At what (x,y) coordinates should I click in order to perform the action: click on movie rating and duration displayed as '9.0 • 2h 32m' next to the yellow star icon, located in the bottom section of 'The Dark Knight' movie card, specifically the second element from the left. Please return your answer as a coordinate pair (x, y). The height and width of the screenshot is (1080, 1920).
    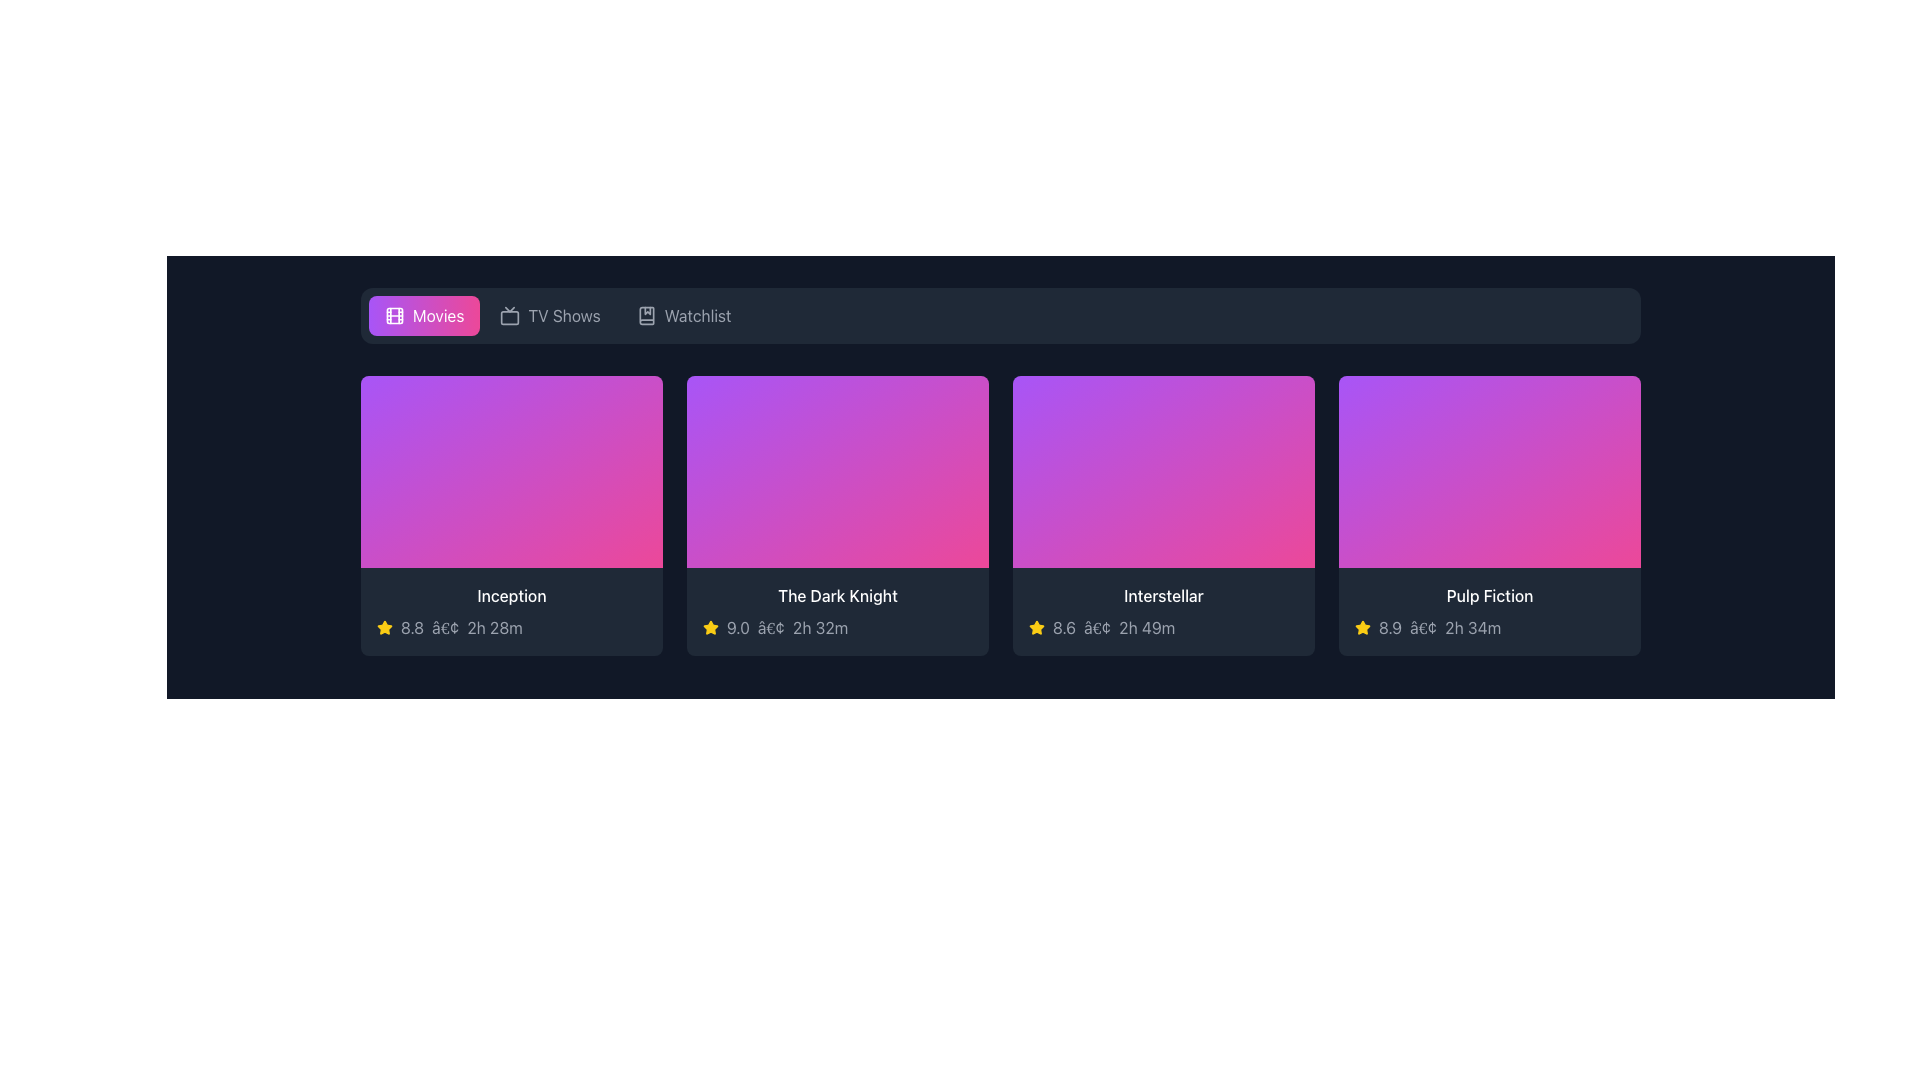
    Looking at the image, I should click on (838, 627).